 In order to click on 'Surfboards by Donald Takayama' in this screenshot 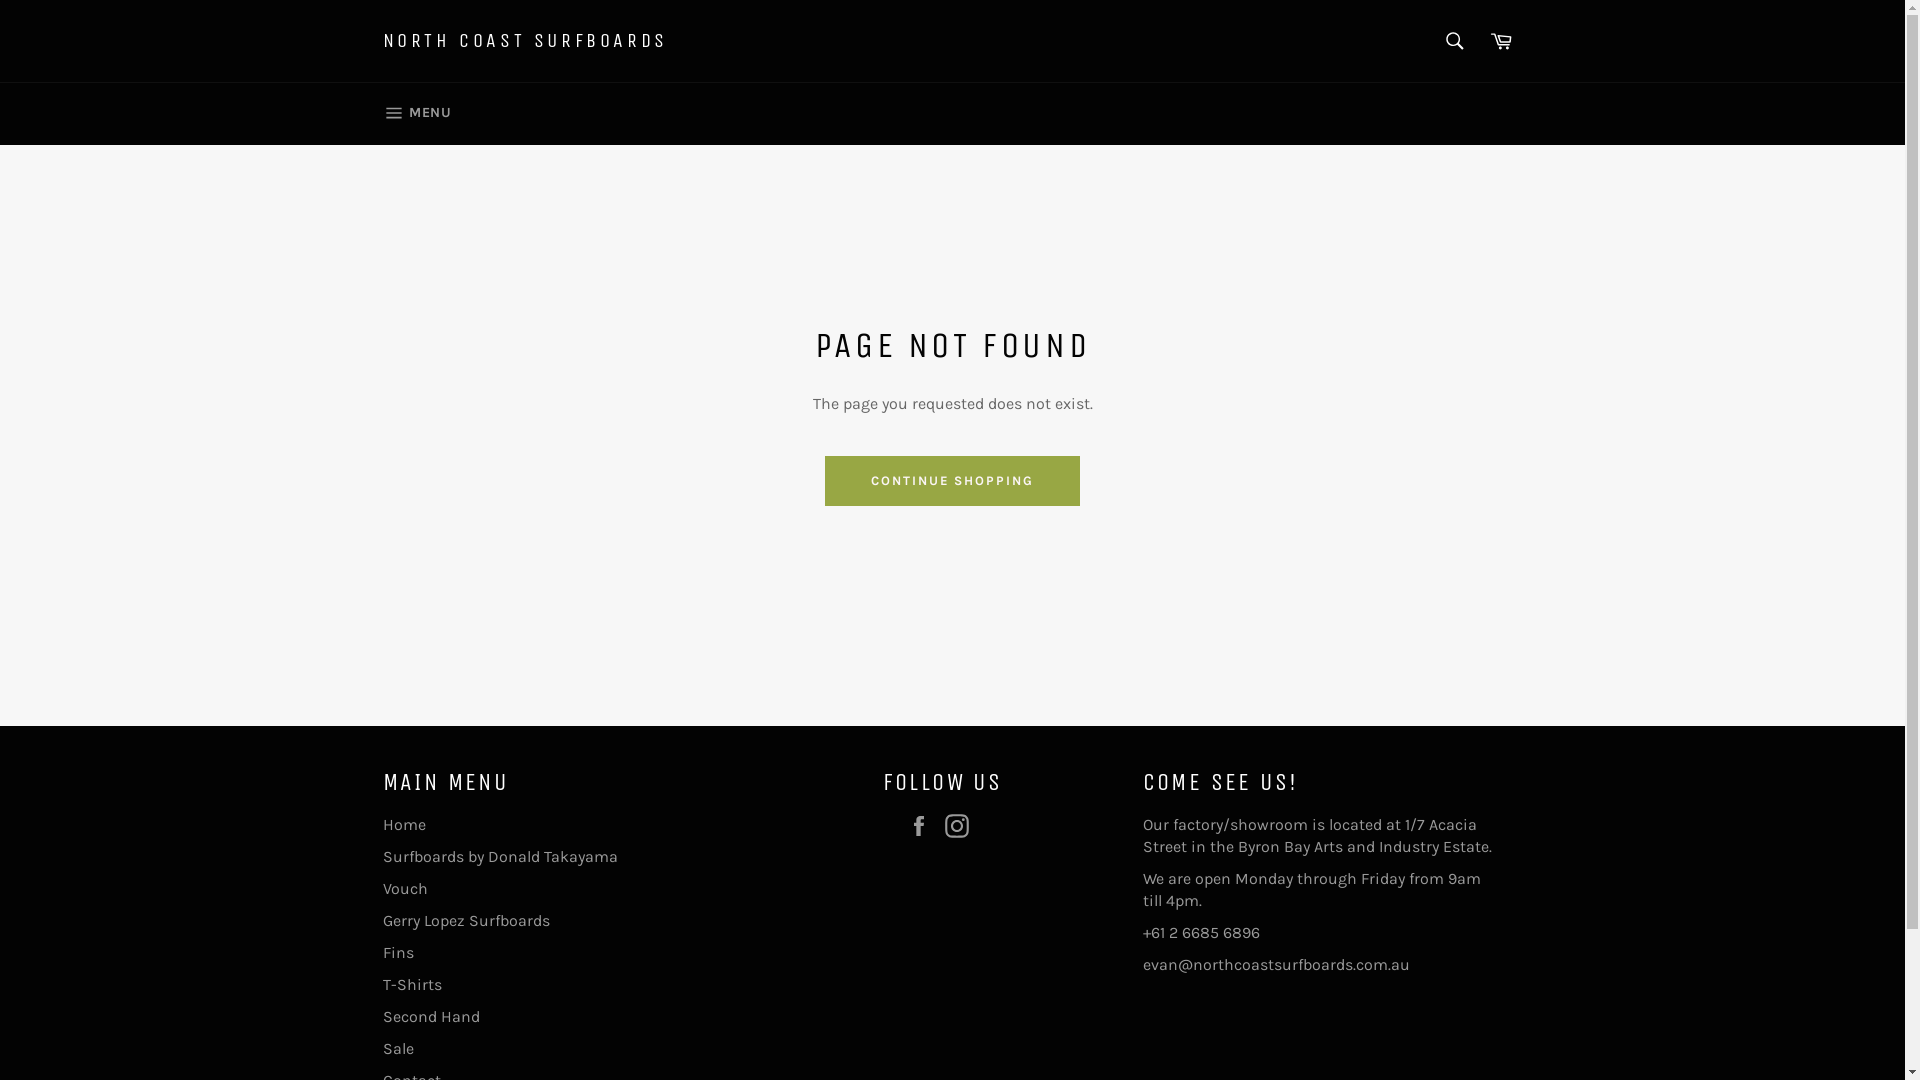, I will do `click(499, 855)`.